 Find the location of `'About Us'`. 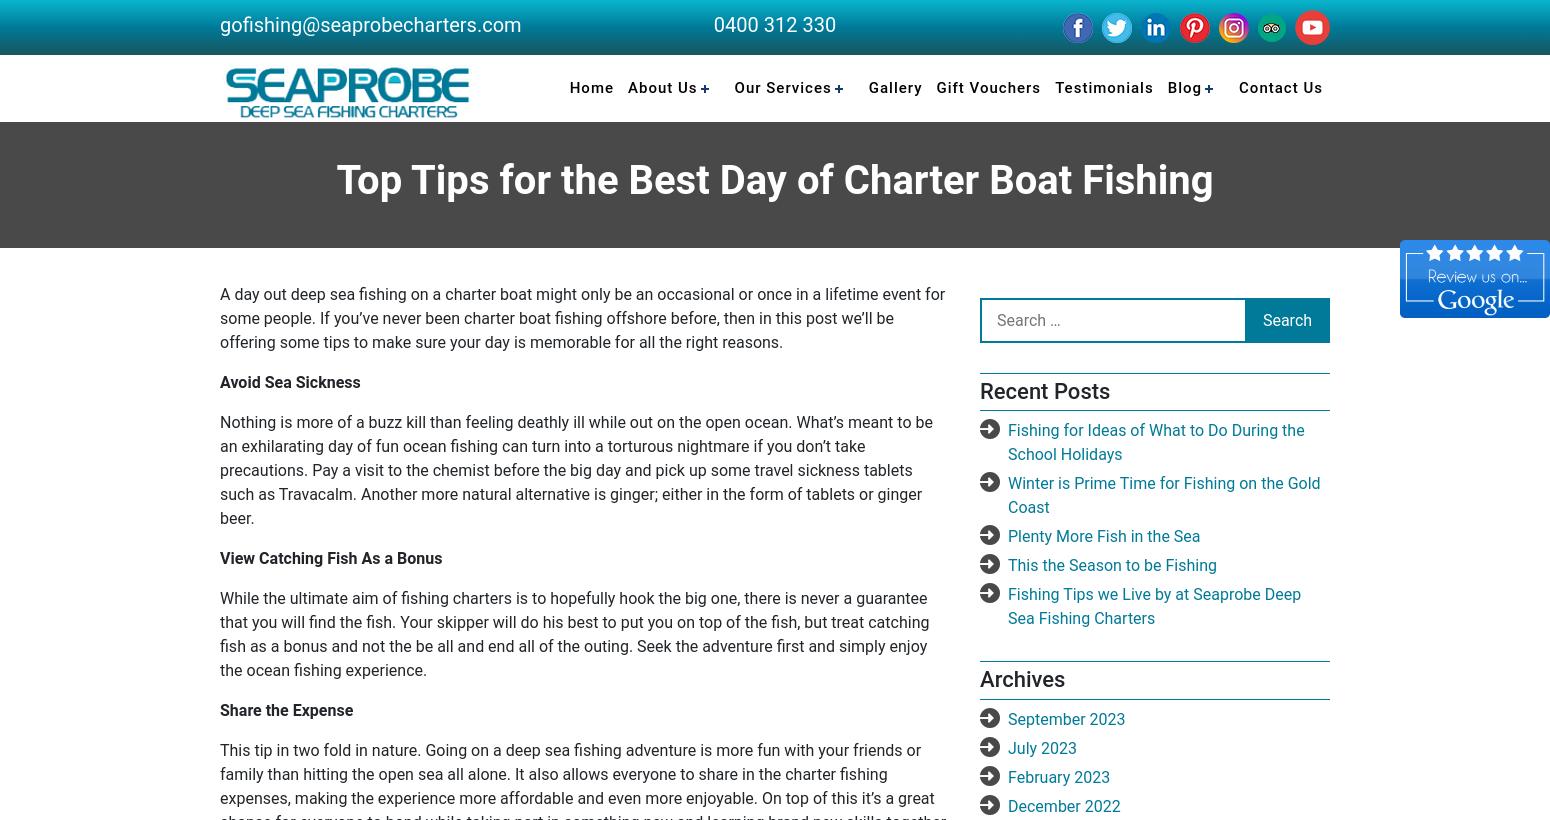

'About Us' is located at coordinates (627, 87).